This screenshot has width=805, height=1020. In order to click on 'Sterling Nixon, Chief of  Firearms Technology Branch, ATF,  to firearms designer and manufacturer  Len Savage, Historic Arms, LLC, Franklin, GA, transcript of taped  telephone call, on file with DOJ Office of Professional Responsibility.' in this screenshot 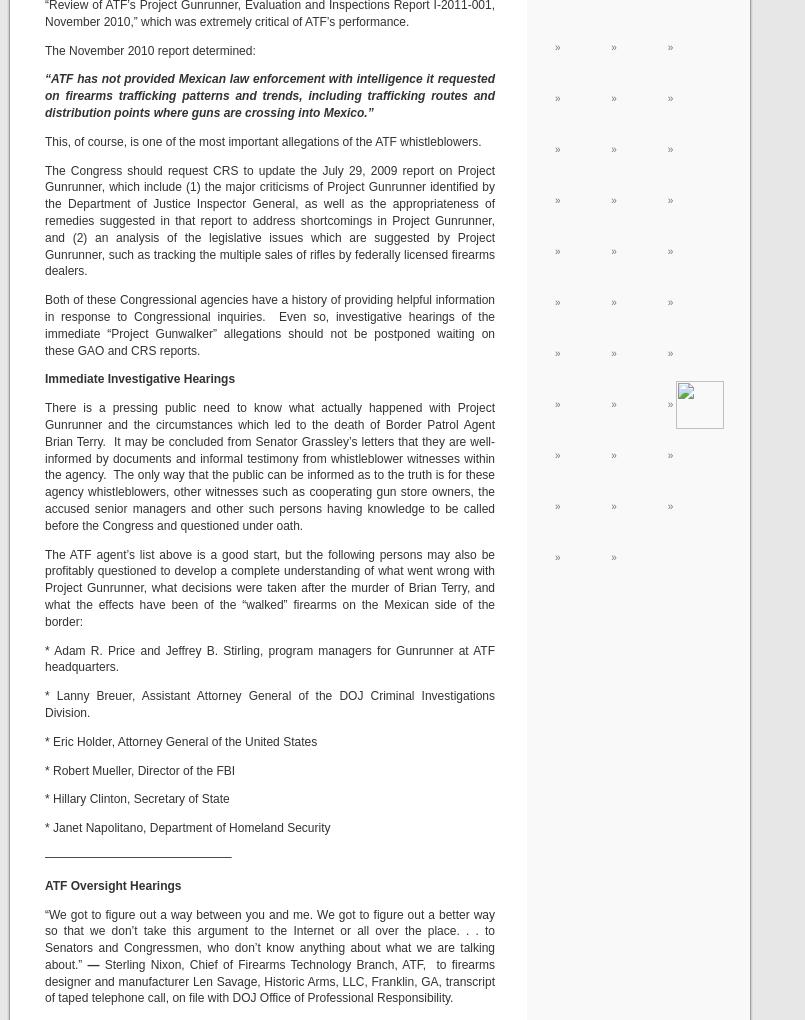, I will do `click(44, 981)`.